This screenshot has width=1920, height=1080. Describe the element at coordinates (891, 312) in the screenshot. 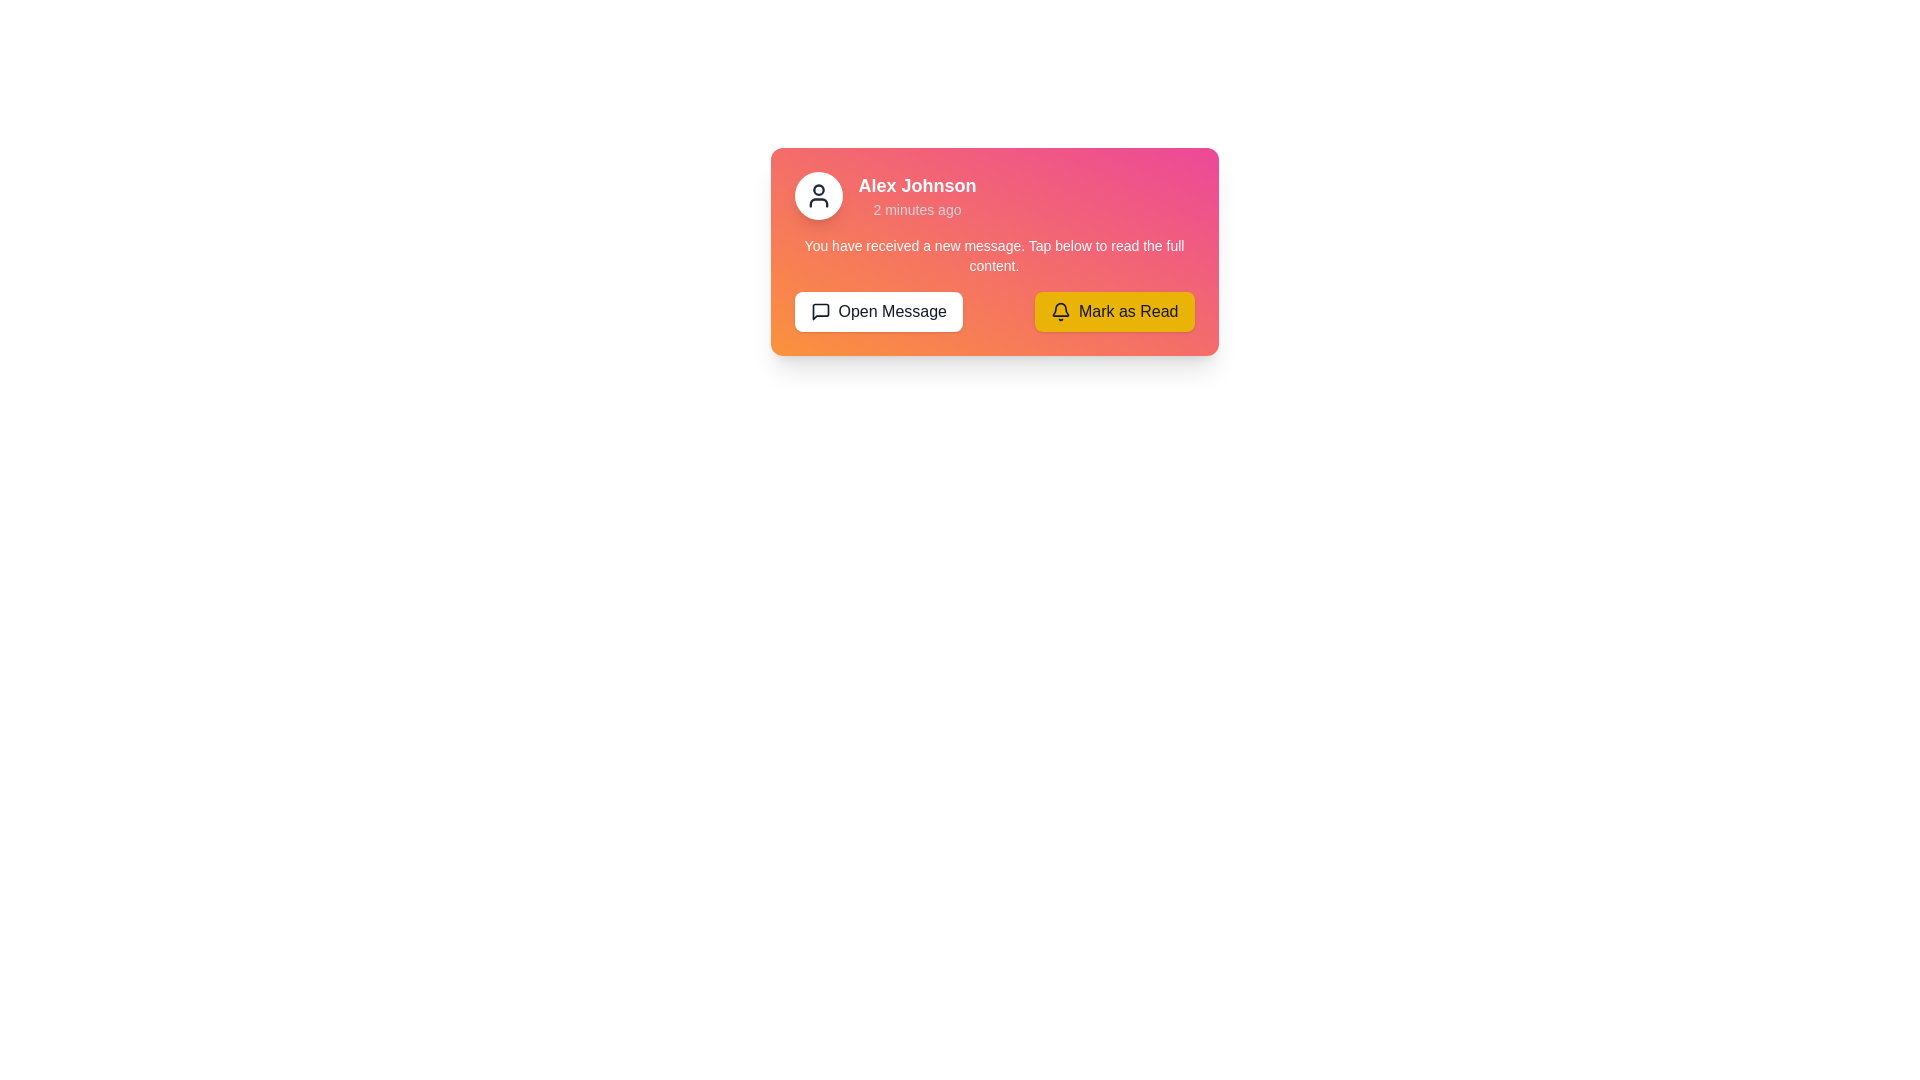

I see `the 'Open Message' button, which features bold text and a speech bubble icon, located within a colorful notification card at the specified coordinates` at that location.